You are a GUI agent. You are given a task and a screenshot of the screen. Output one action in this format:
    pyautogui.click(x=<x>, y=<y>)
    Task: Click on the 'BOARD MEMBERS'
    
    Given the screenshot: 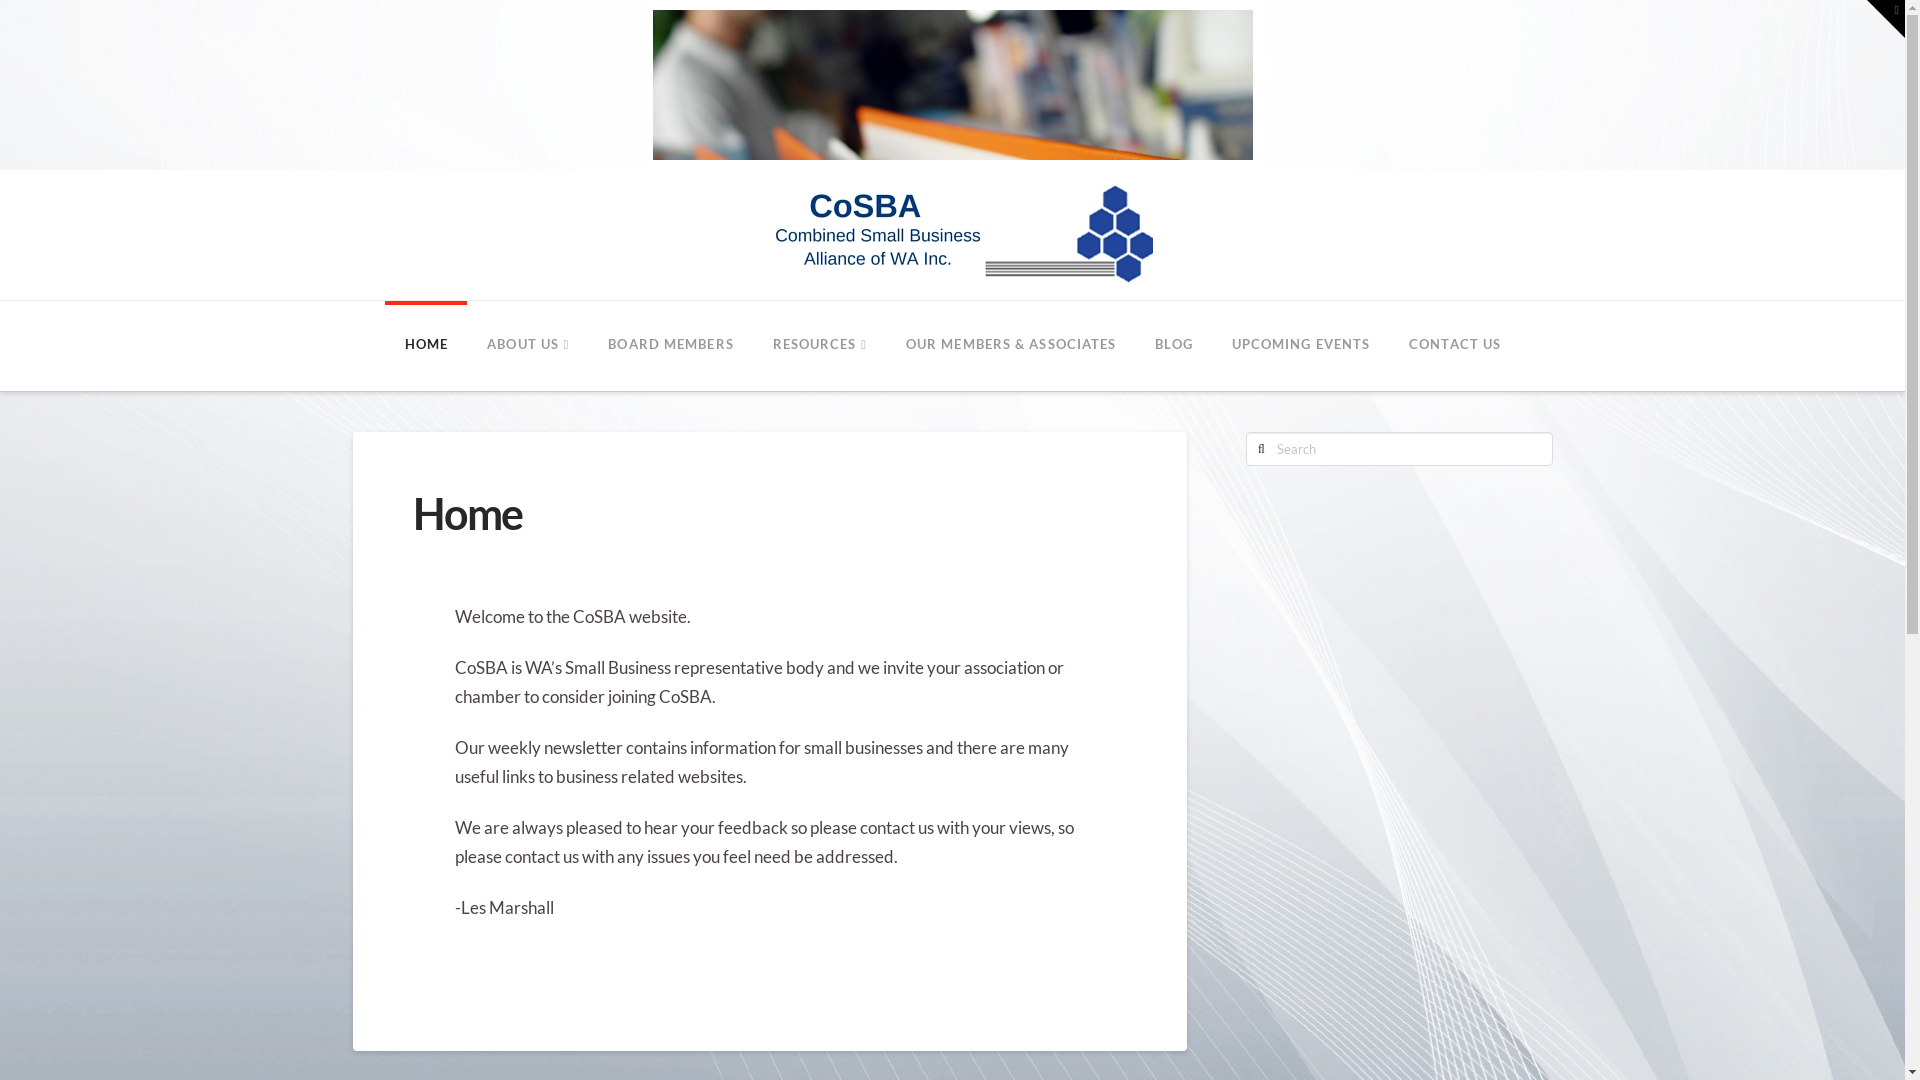 What is the action you would take?
    pyautogui.click(x=670, y=345)
    